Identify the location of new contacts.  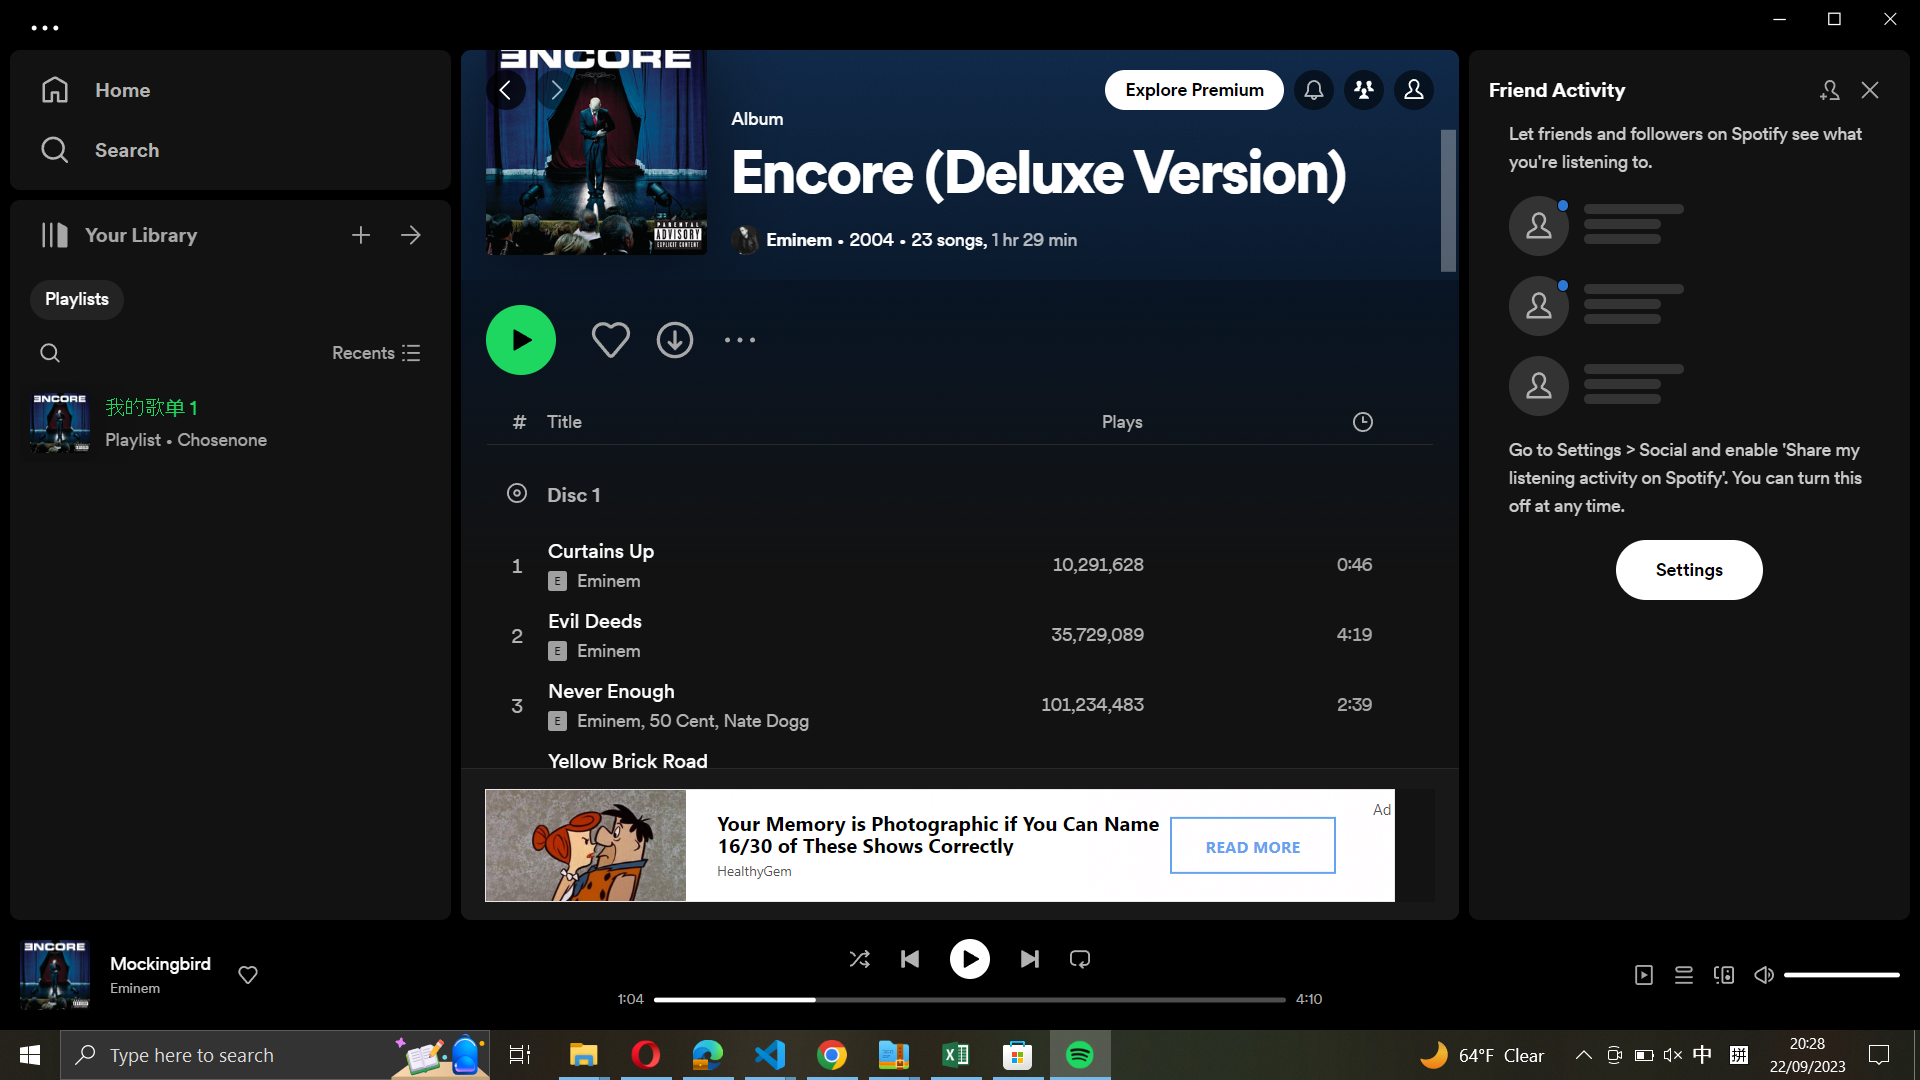
(1828, 87).